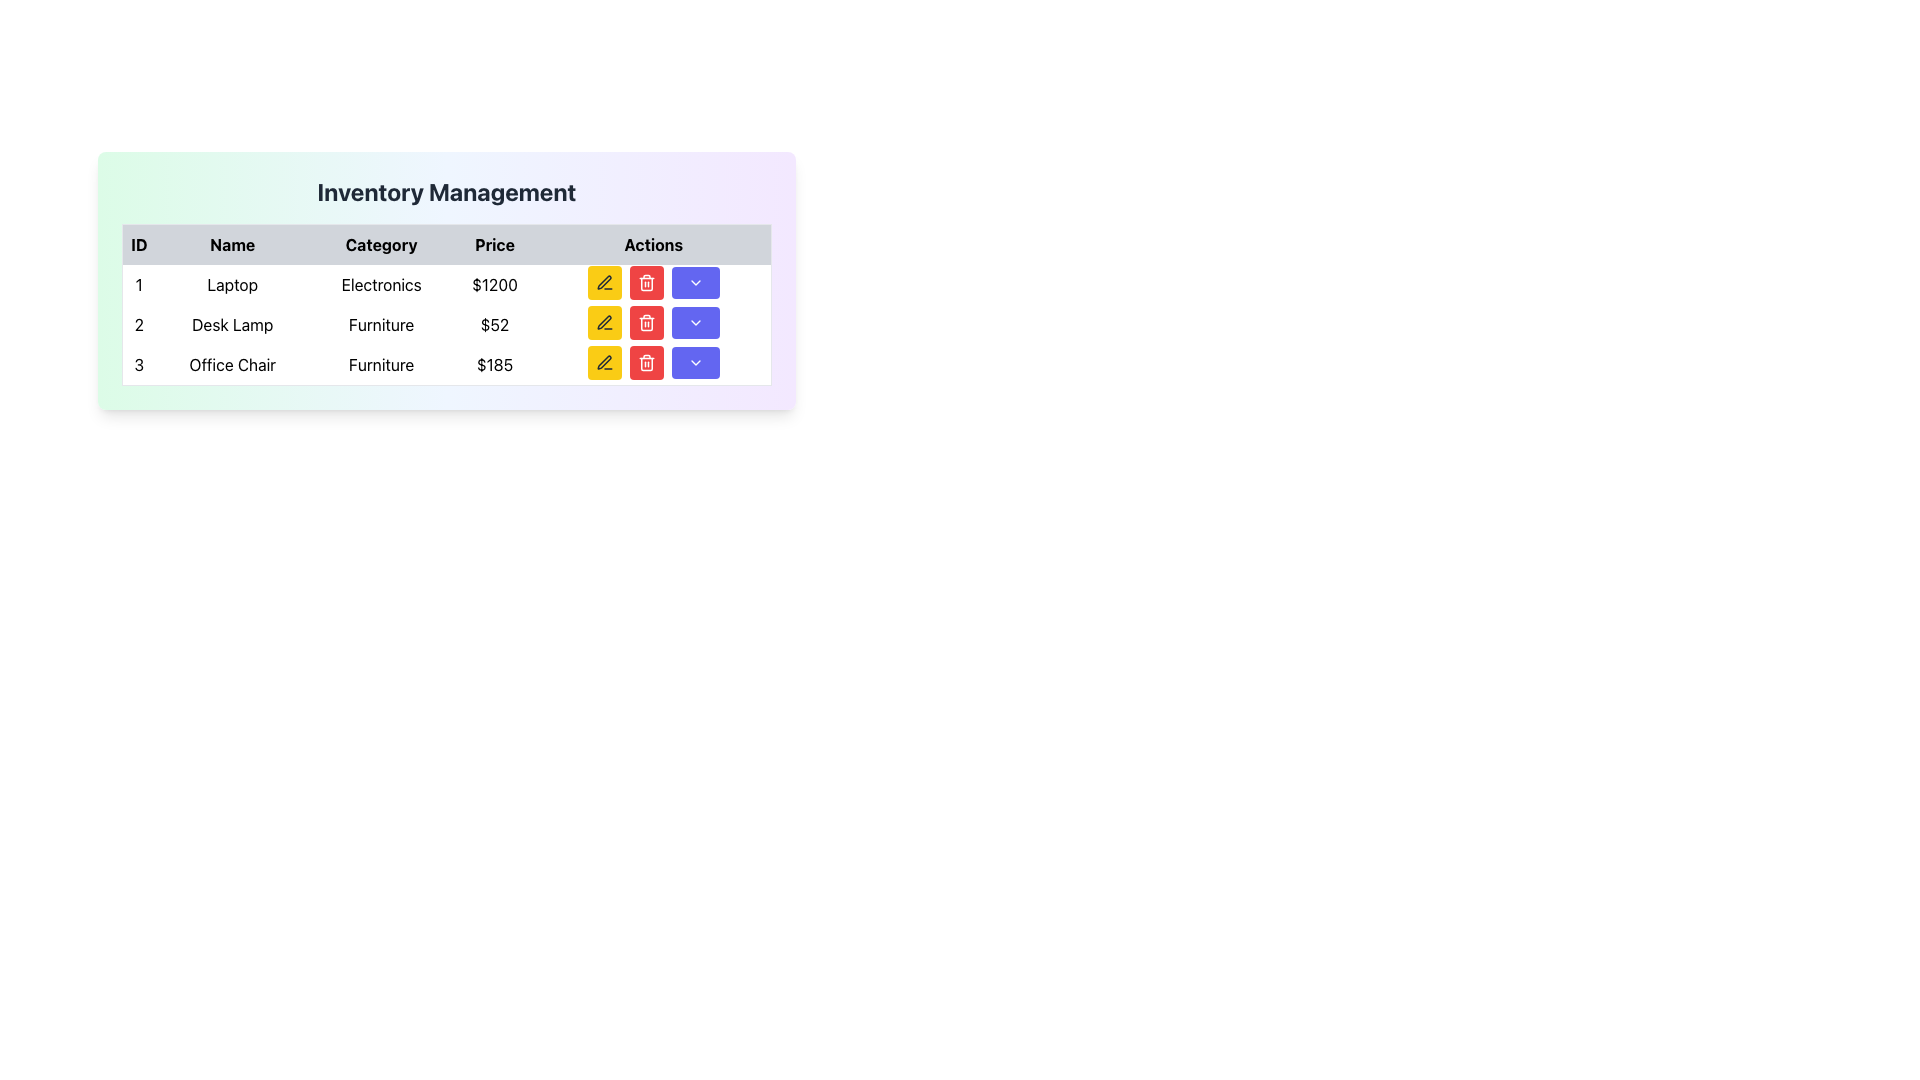 The width and height of the screenshot is (1920, 1080). I want to click on the red square button with a white trash can icon, so click(646, 322).